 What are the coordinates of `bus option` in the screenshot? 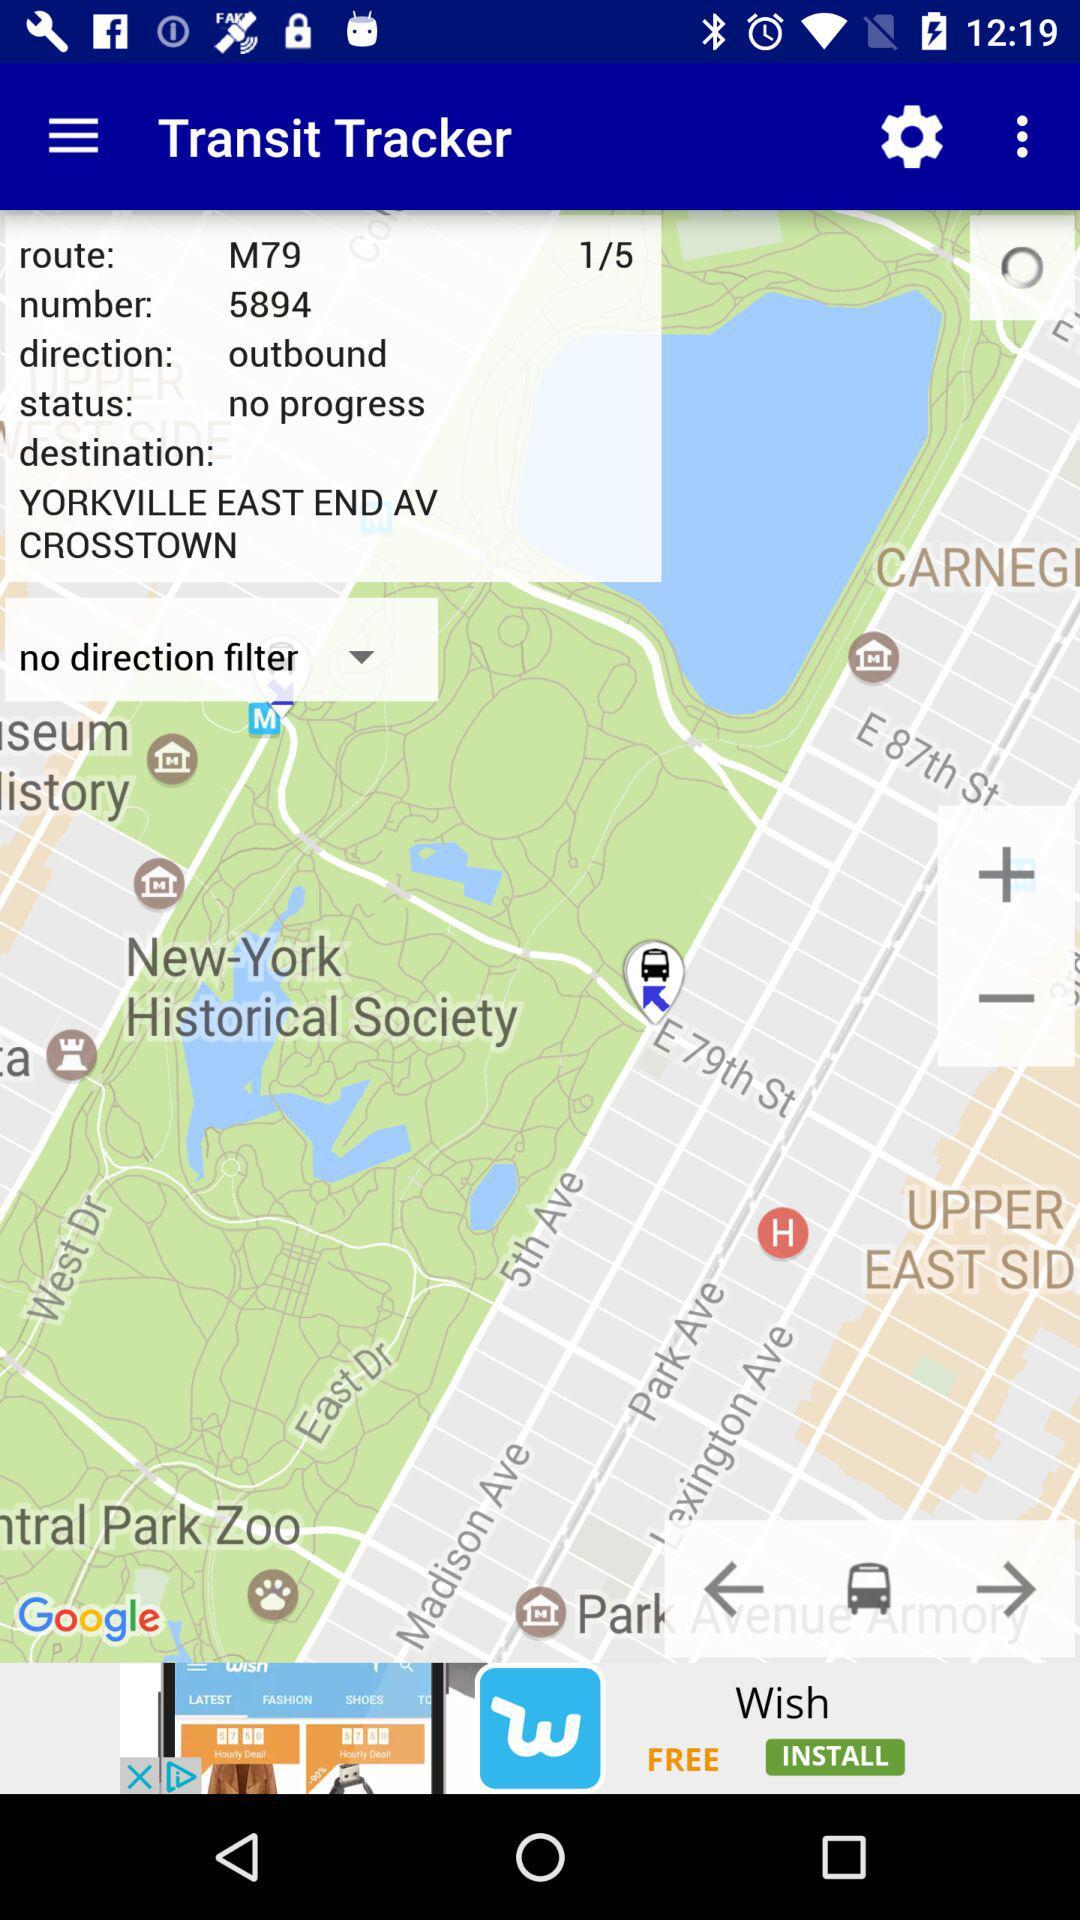 It's located at (868, 1587).